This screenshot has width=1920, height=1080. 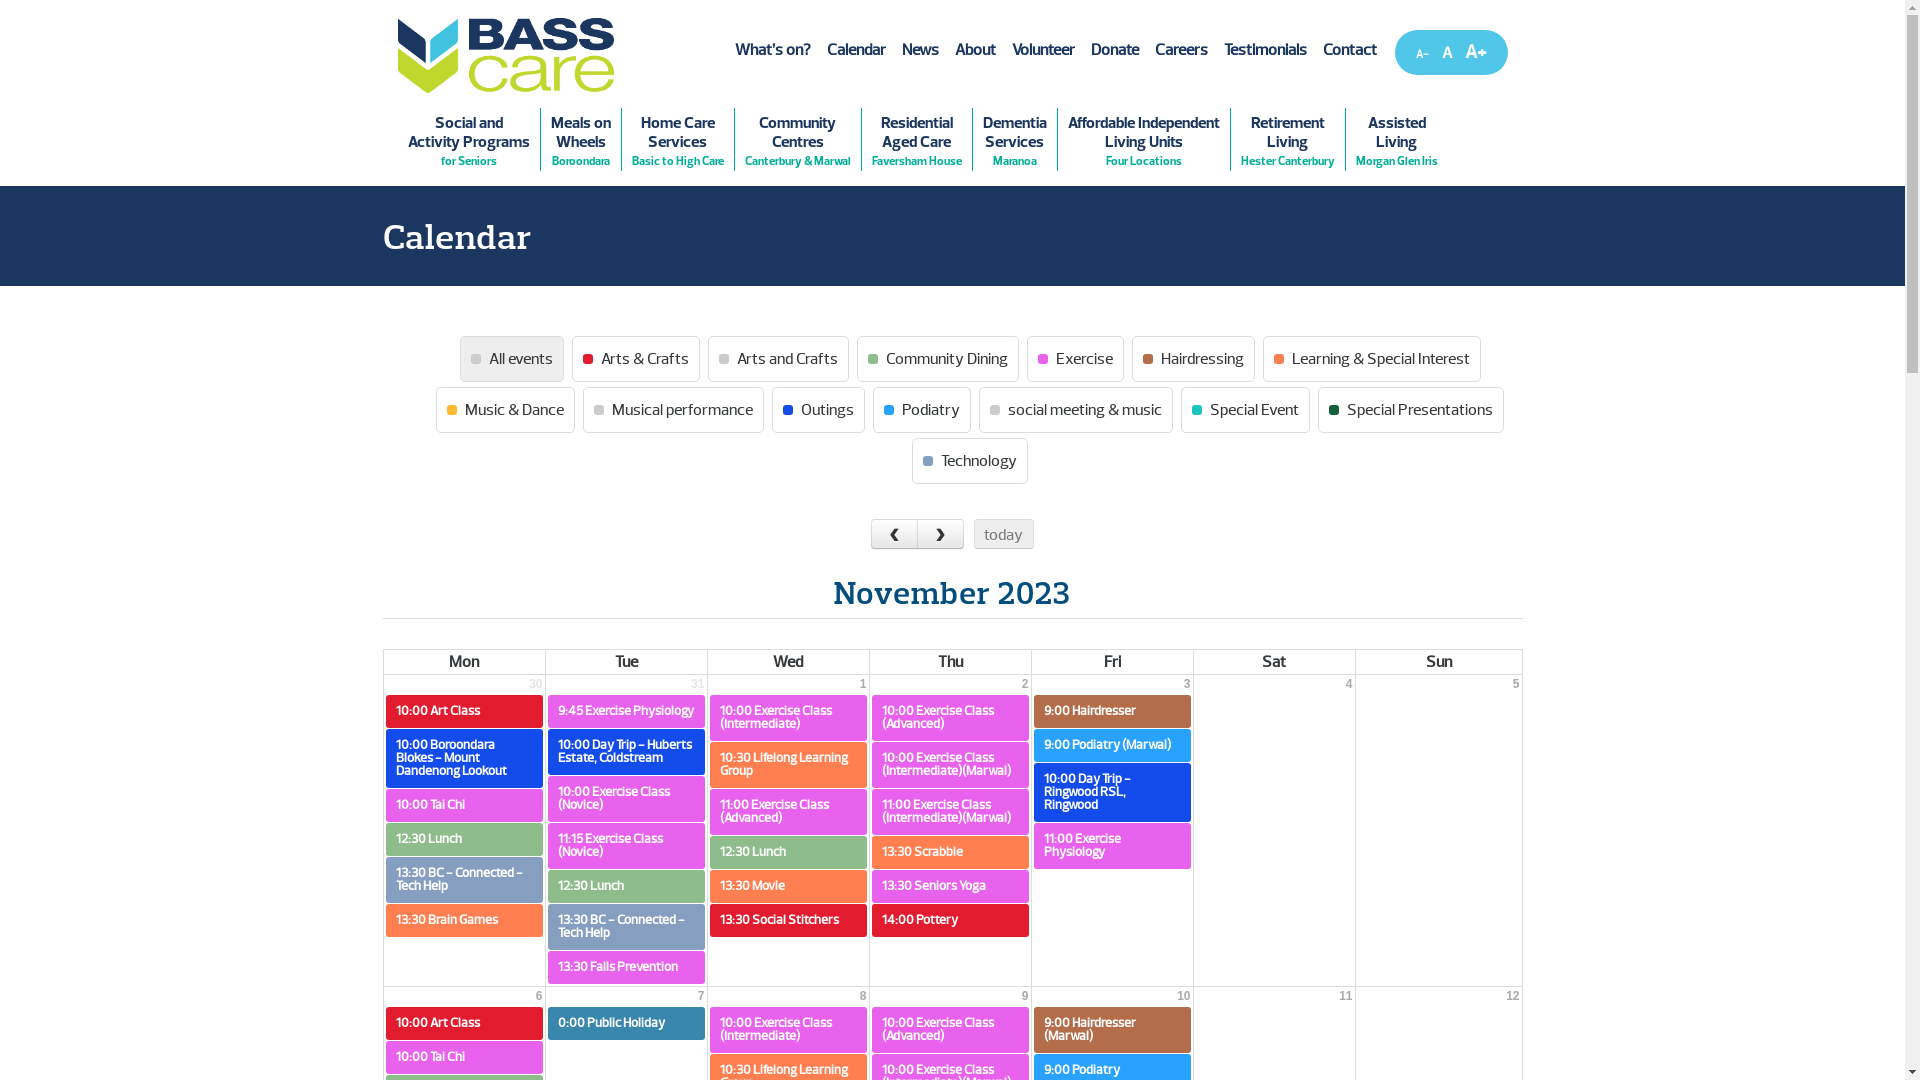 What do you see at coordinates (579, 138) in the screenshot?
I see `'Meals on` at bounding box center [579, 138].